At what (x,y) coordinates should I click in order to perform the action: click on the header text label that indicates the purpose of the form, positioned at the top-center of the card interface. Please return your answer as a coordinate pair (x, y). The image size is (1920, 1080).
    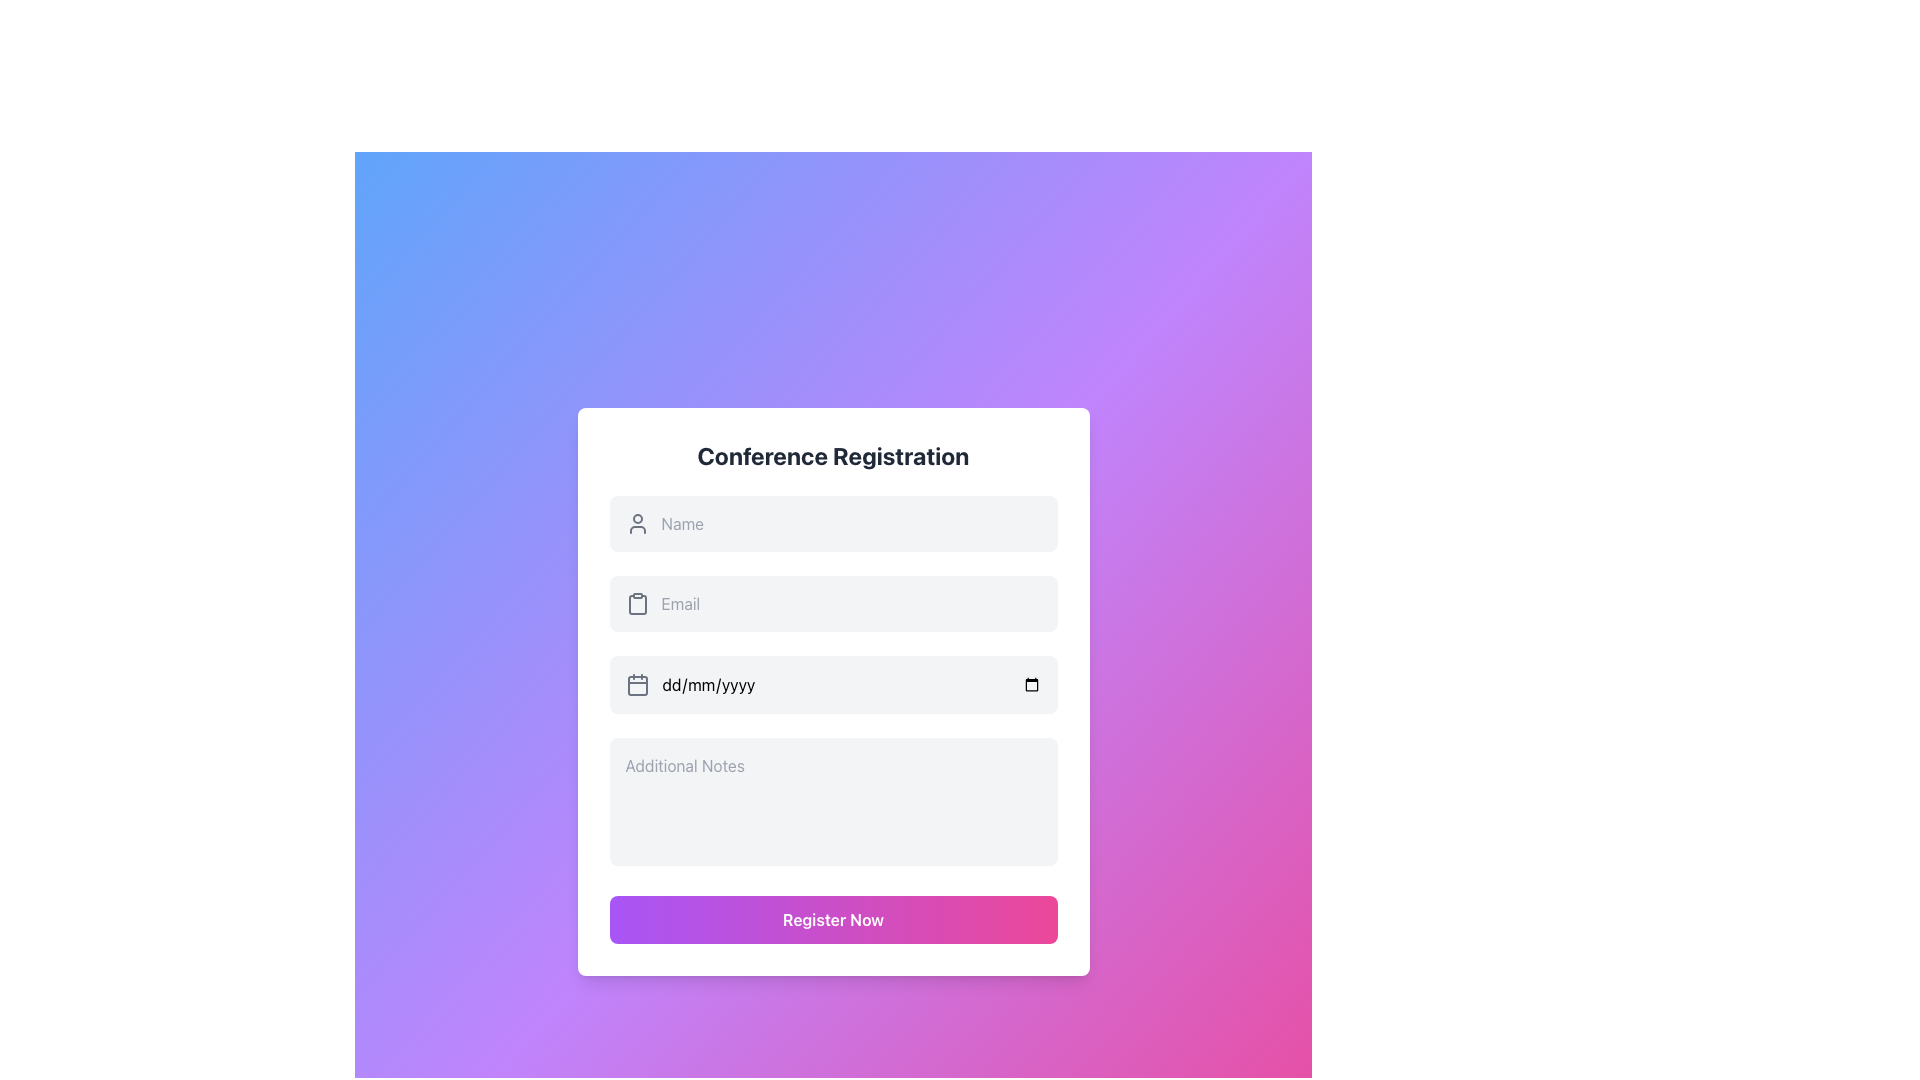
    Looking at the image, I should click on (833, 455).